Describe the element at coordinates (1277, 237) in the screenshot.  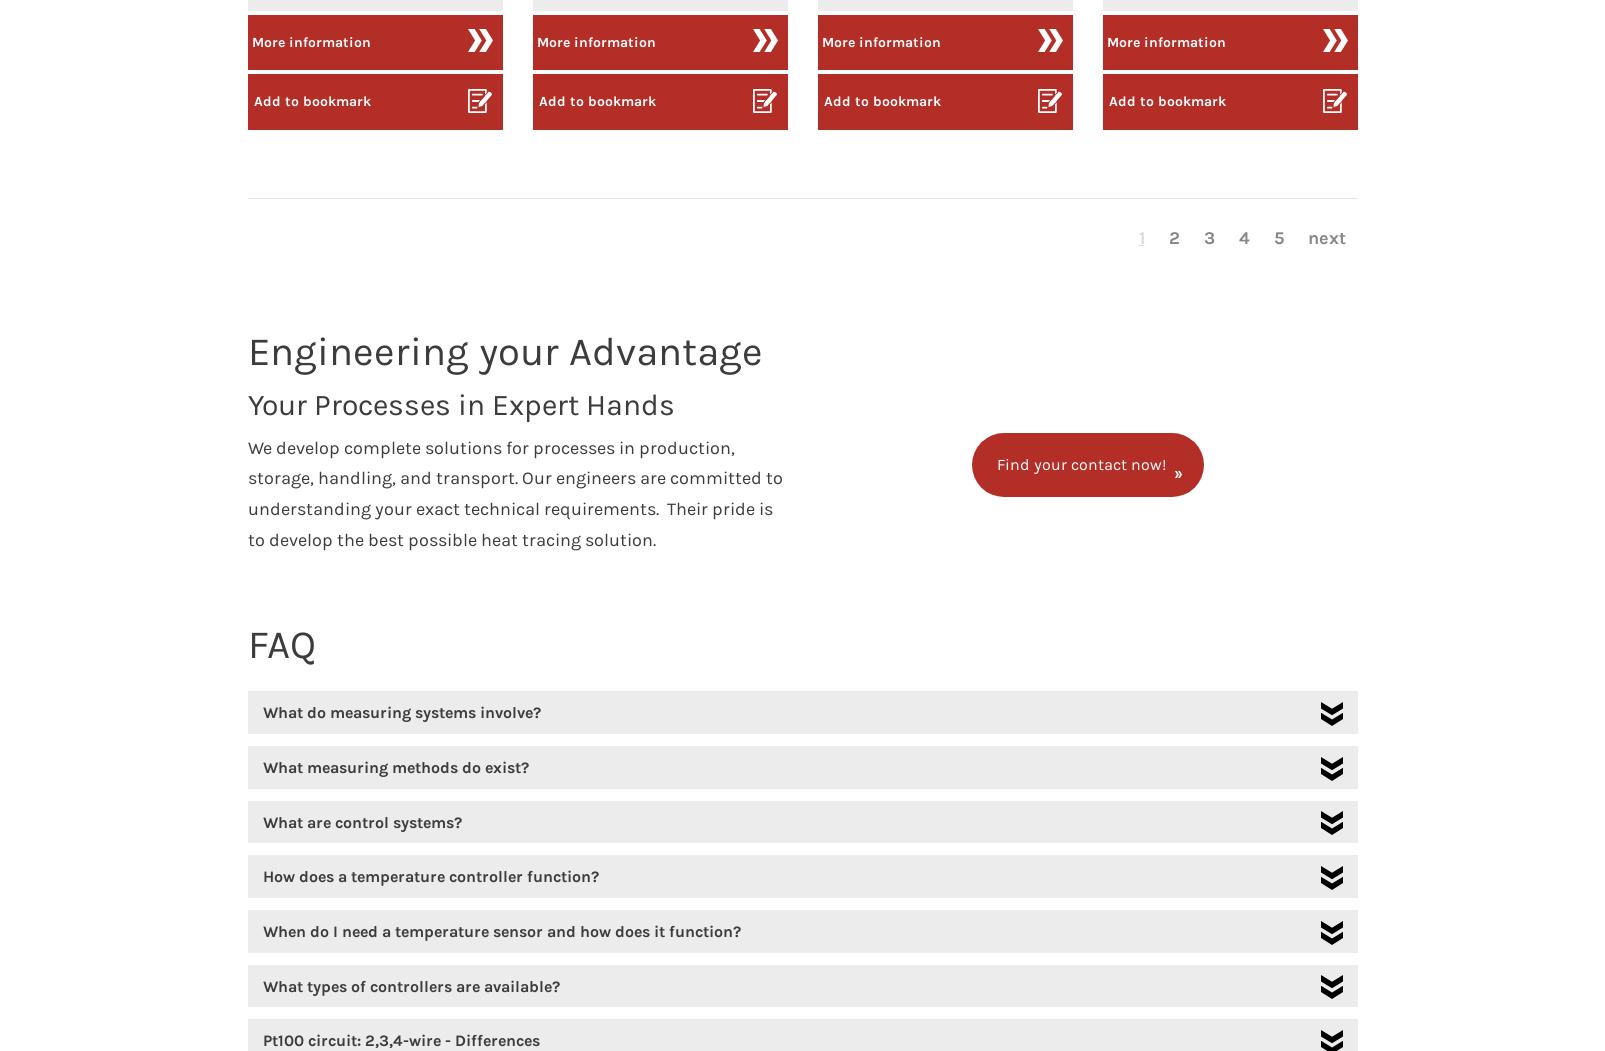
I see `'5'` at that location.